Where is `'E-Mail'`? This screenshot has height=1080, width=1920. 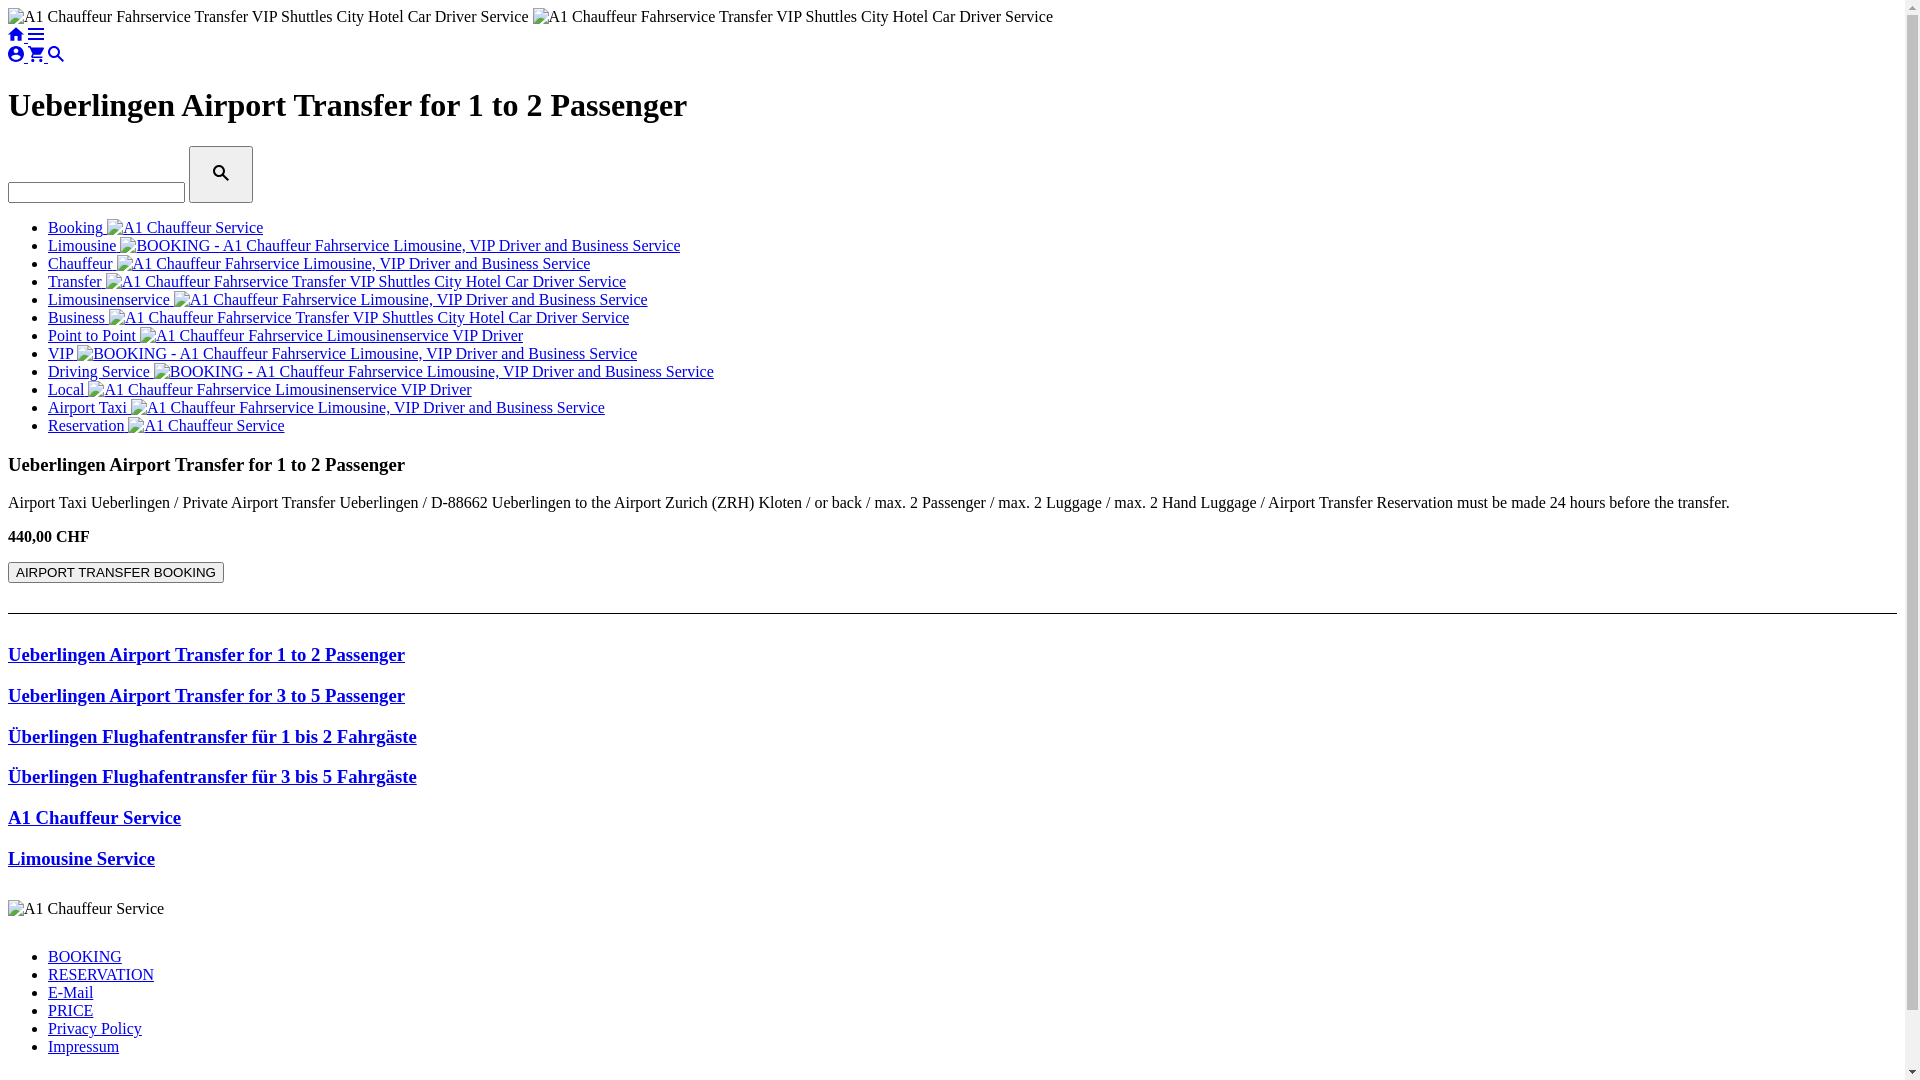 'E-Mail' is located at coordinates (70, 992).